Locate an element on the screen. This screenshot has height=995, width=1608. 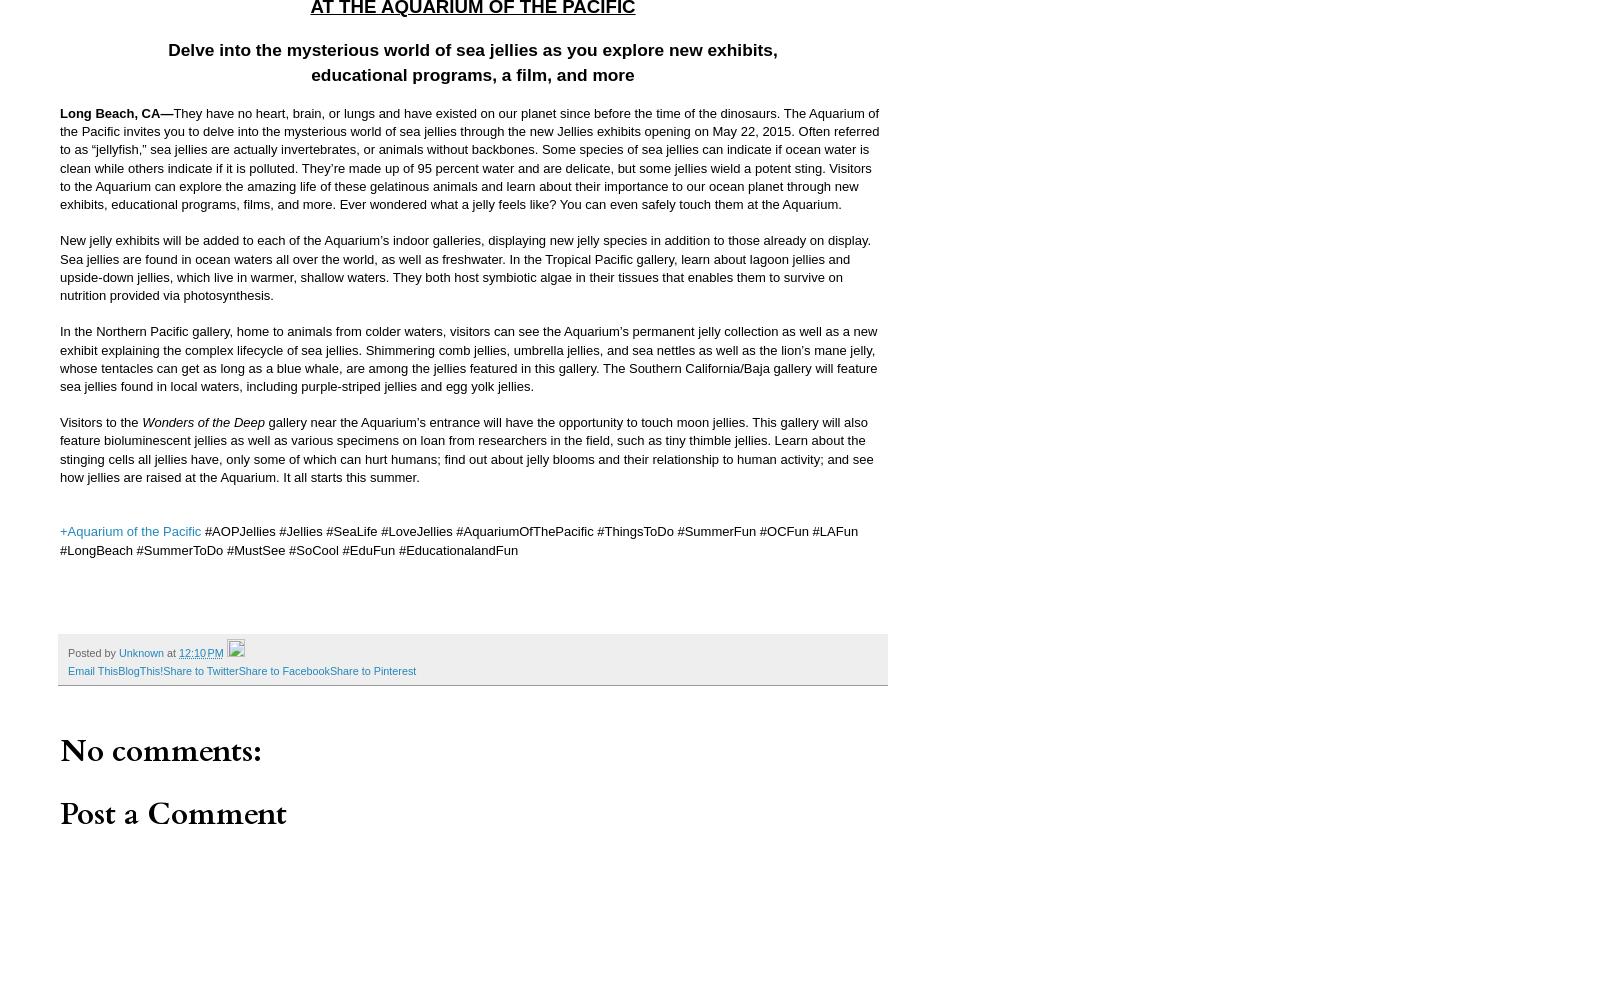
'at' is located at coordinates (172, 652).